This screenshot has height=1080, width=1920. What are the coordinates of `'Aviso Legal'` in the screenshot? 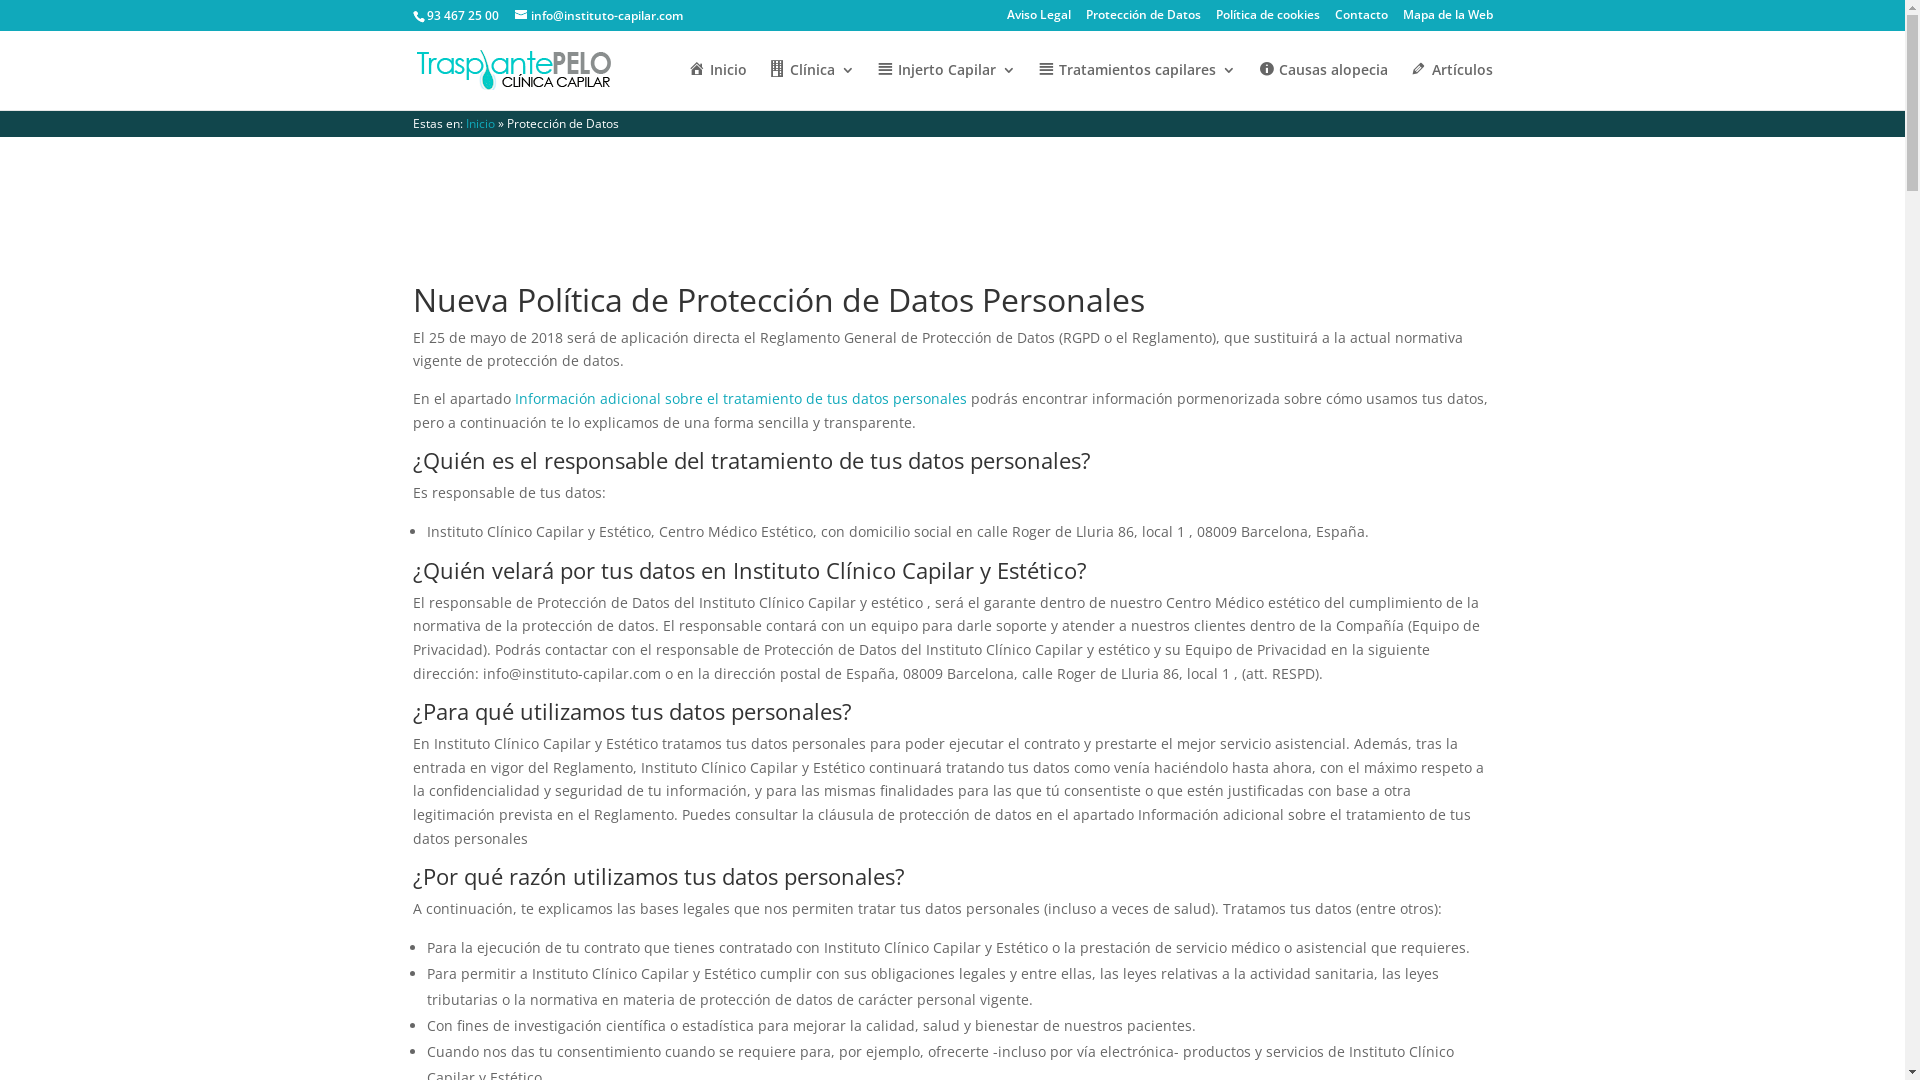 It's located at (1006, 19).